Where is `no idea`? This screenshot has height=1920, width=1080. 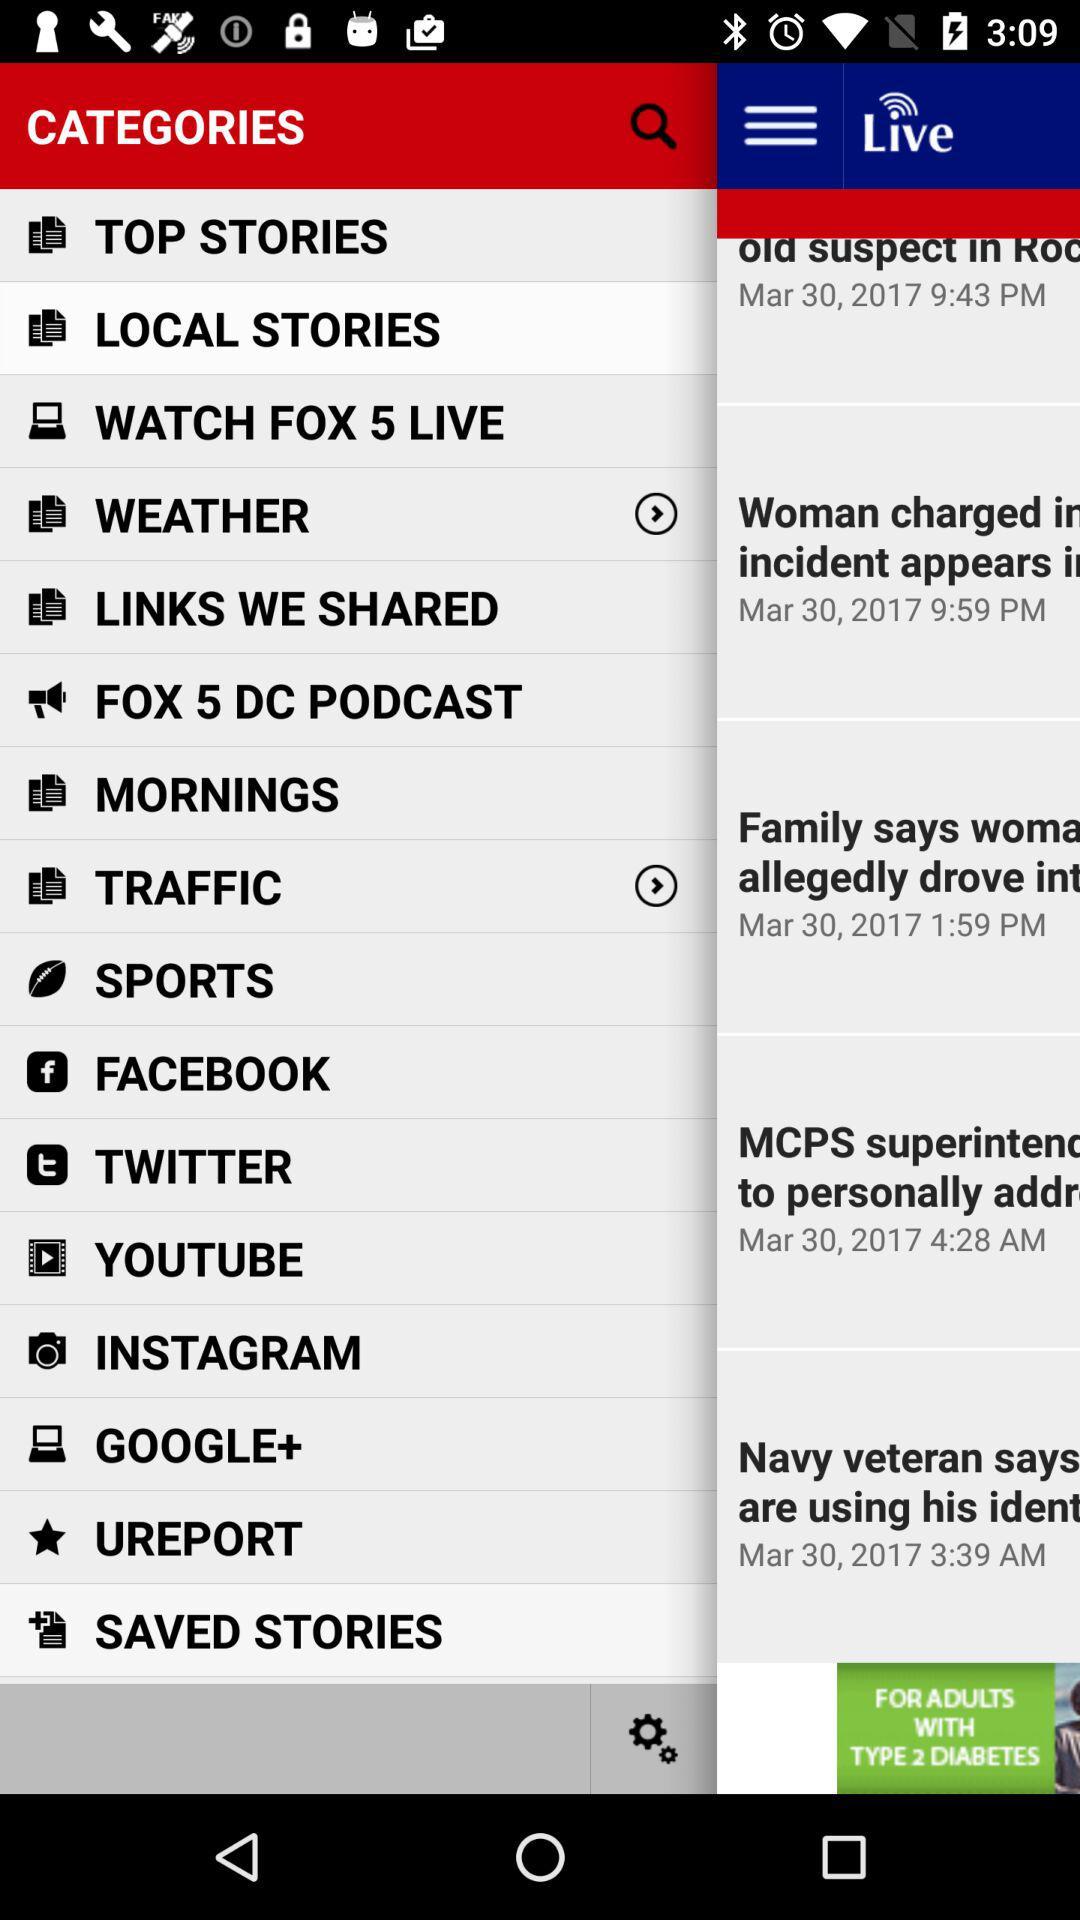
no idea is located at coordinates (906, 124).